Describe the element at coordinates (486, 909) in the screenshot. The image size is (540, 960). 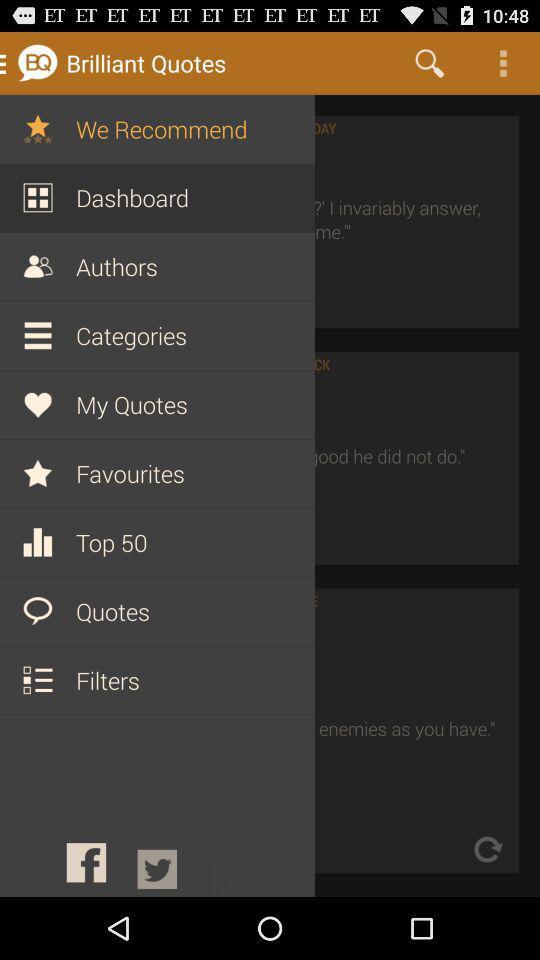
I see `the refresh icon` at that location.